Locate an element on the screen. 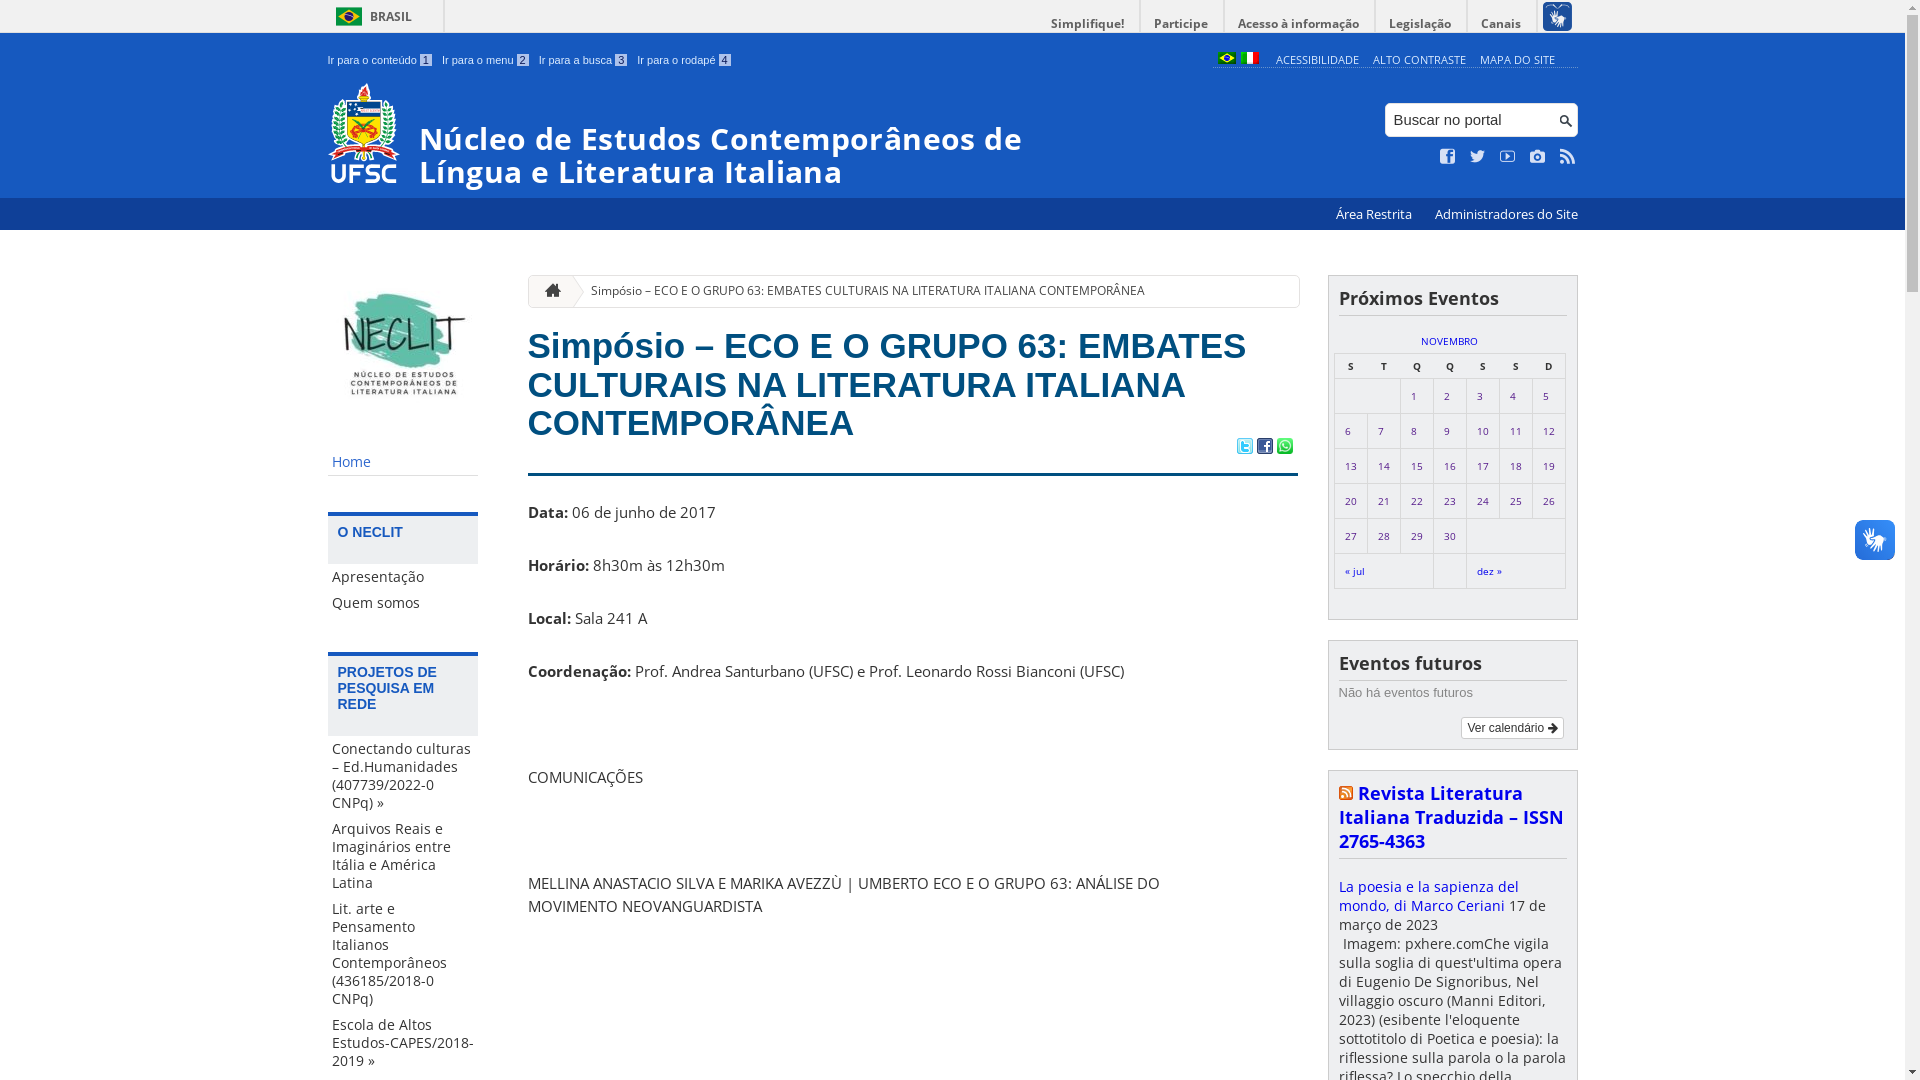  '9' is located at coordinates (1446, 430).